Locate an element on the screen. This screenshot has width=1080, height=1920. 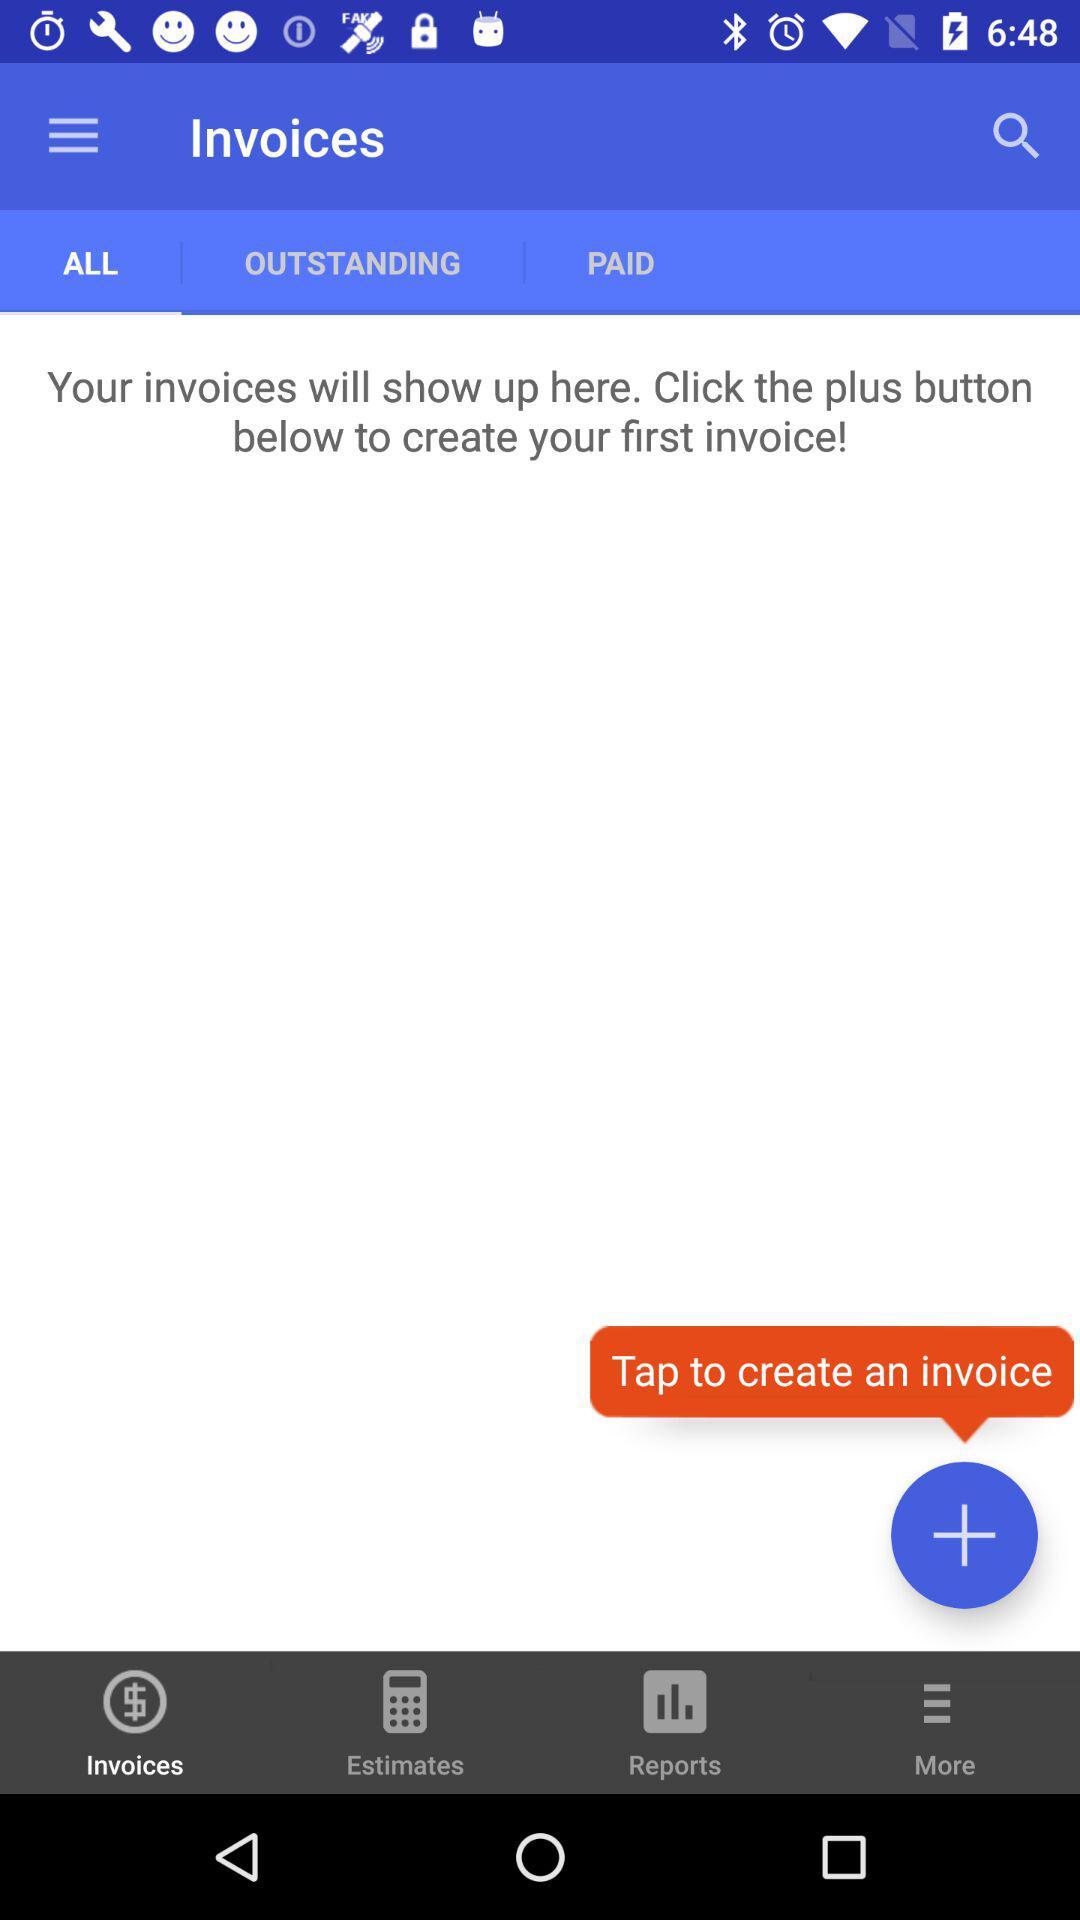
the item above all item is located at coordinates (72, 135).